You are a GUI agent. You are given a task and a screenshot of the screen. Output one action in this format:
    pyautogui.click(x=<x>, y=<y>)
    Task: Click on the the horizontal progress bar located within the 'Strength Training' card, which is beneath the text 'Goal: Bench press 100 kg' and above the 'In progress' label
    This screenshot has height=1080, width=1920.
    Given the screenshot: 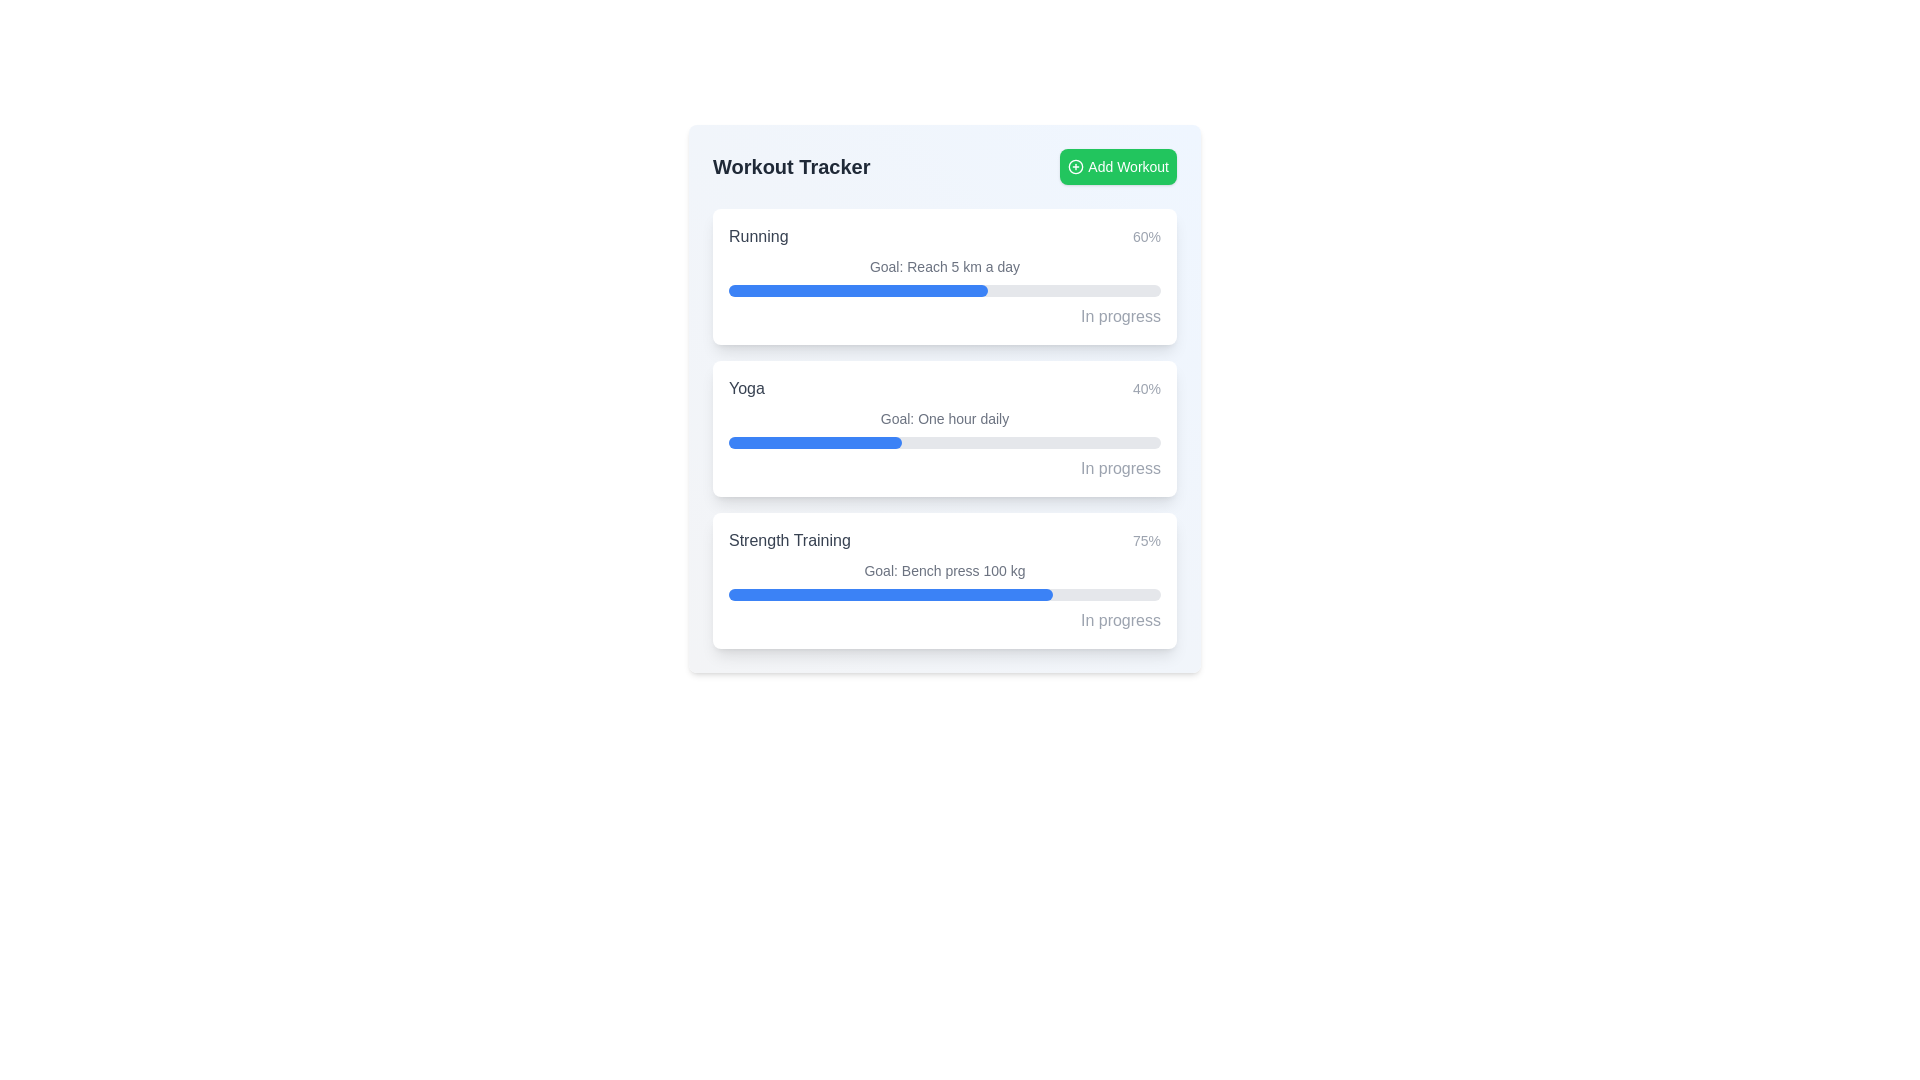 What is the action you would take?
    pyautogui.click(x=944, y=593)
    